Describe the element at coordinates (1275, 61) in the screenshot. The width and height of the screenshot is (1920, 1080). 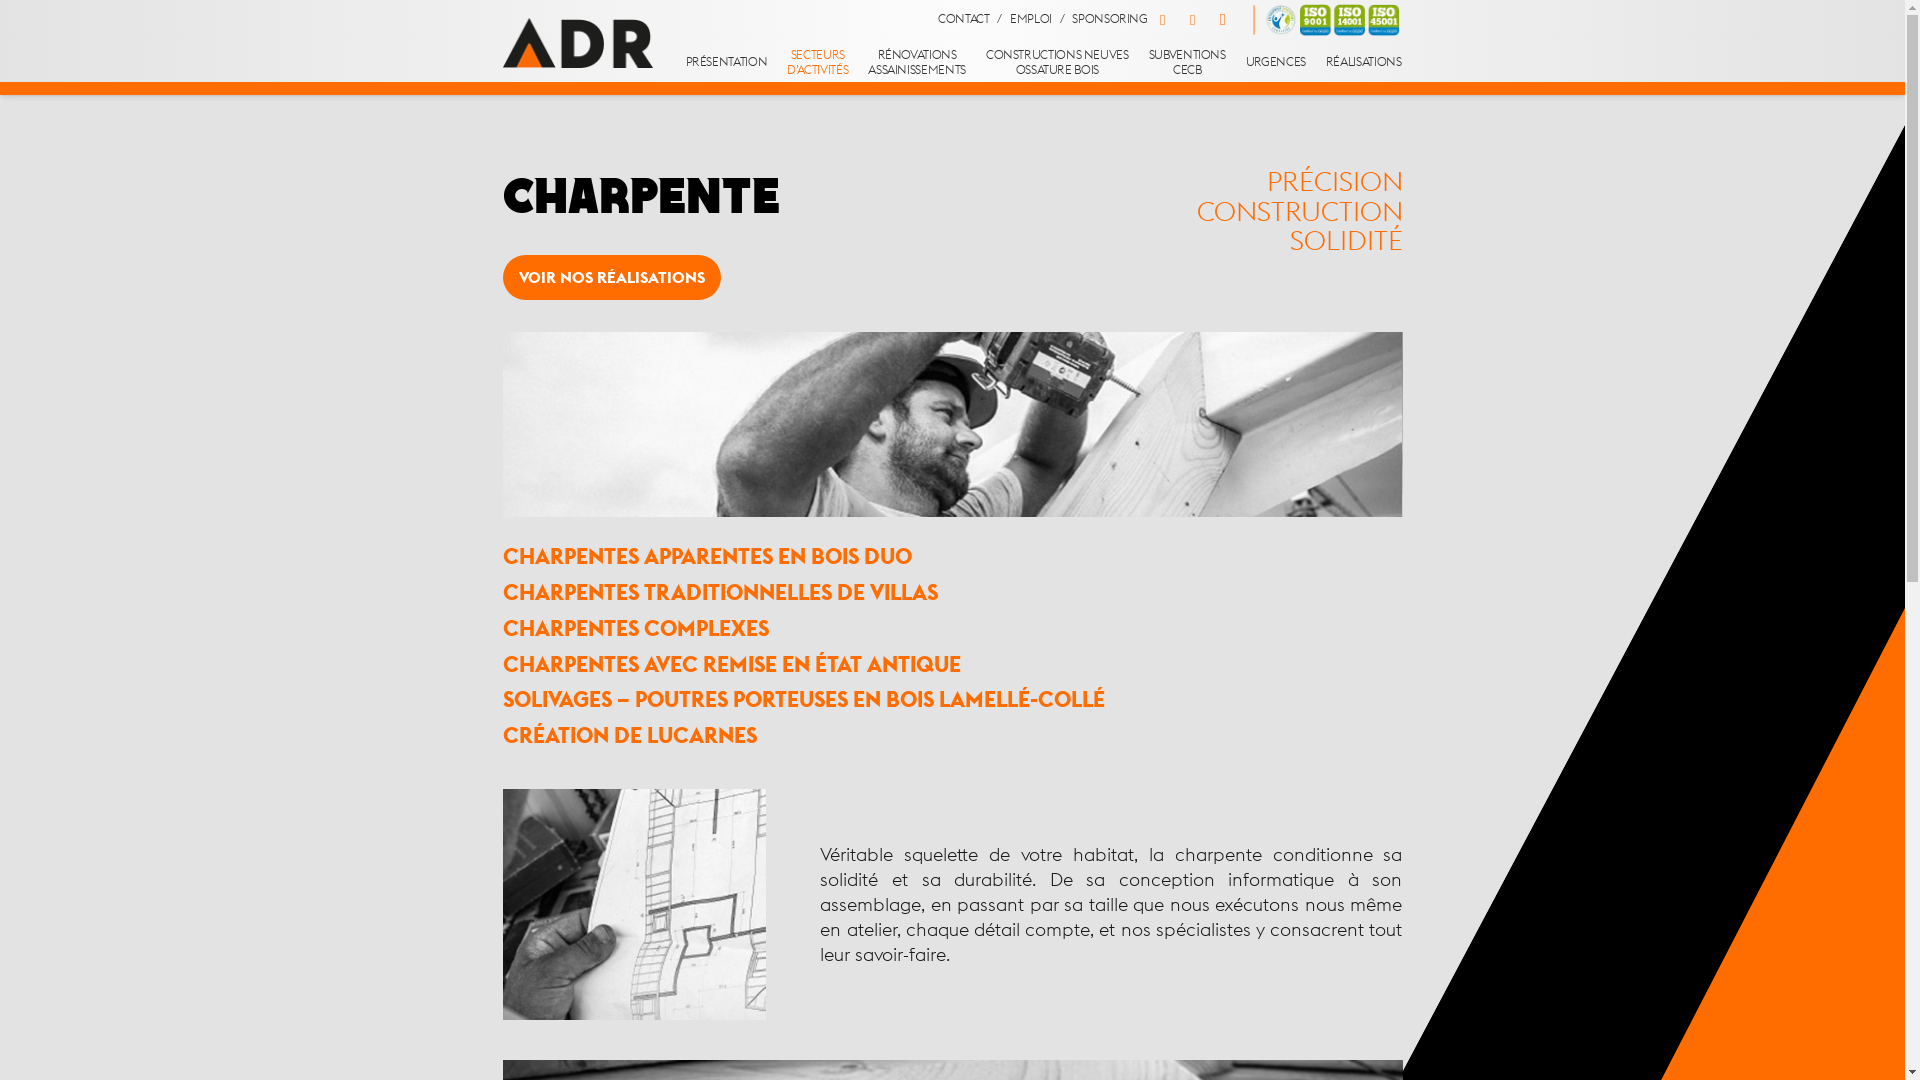
I see `'URGENCES'` at that location.